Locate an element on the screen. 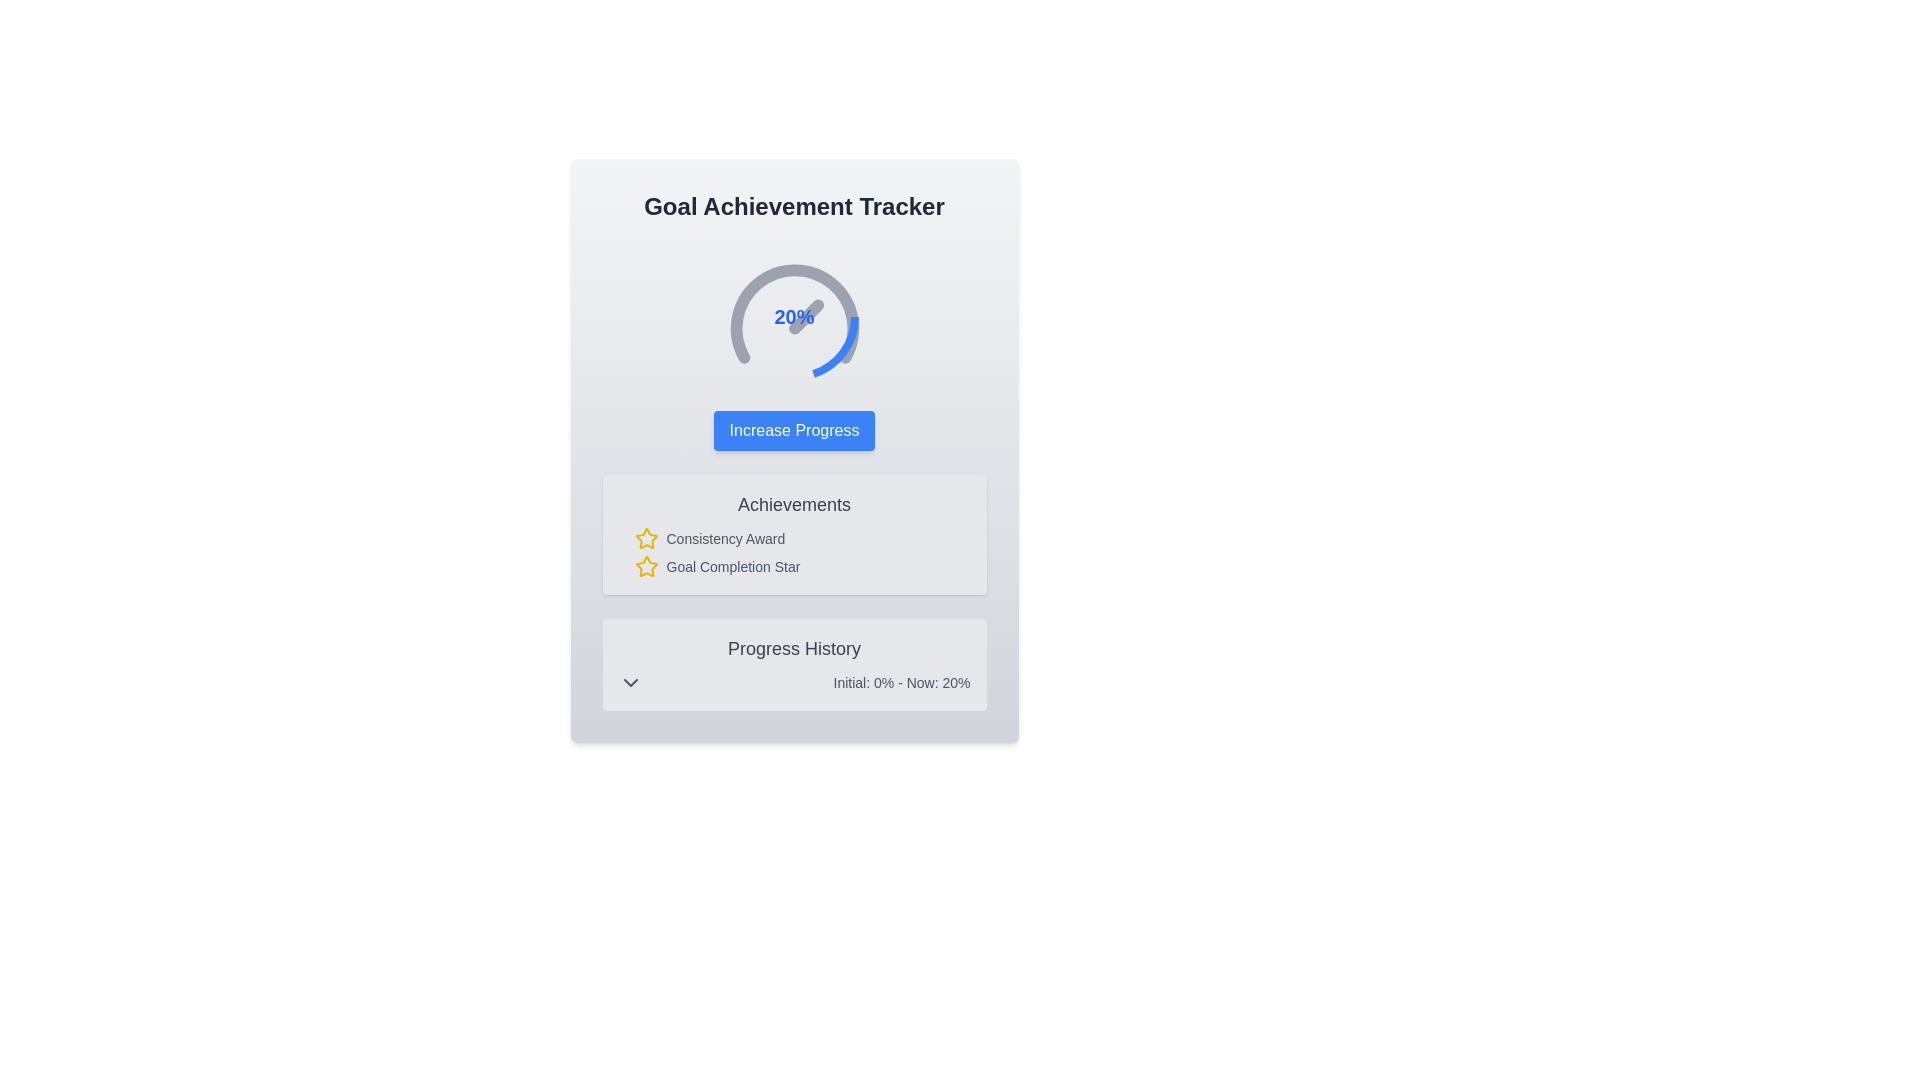 Image resolution: width=1920 pixels, height=1080 pixels. the 'Goal Completion Star' achievement indicator, which is the second item in the 'Achievements' section, styled similarly to the 'Consistency Award.' is located at coordinates (802, 567).